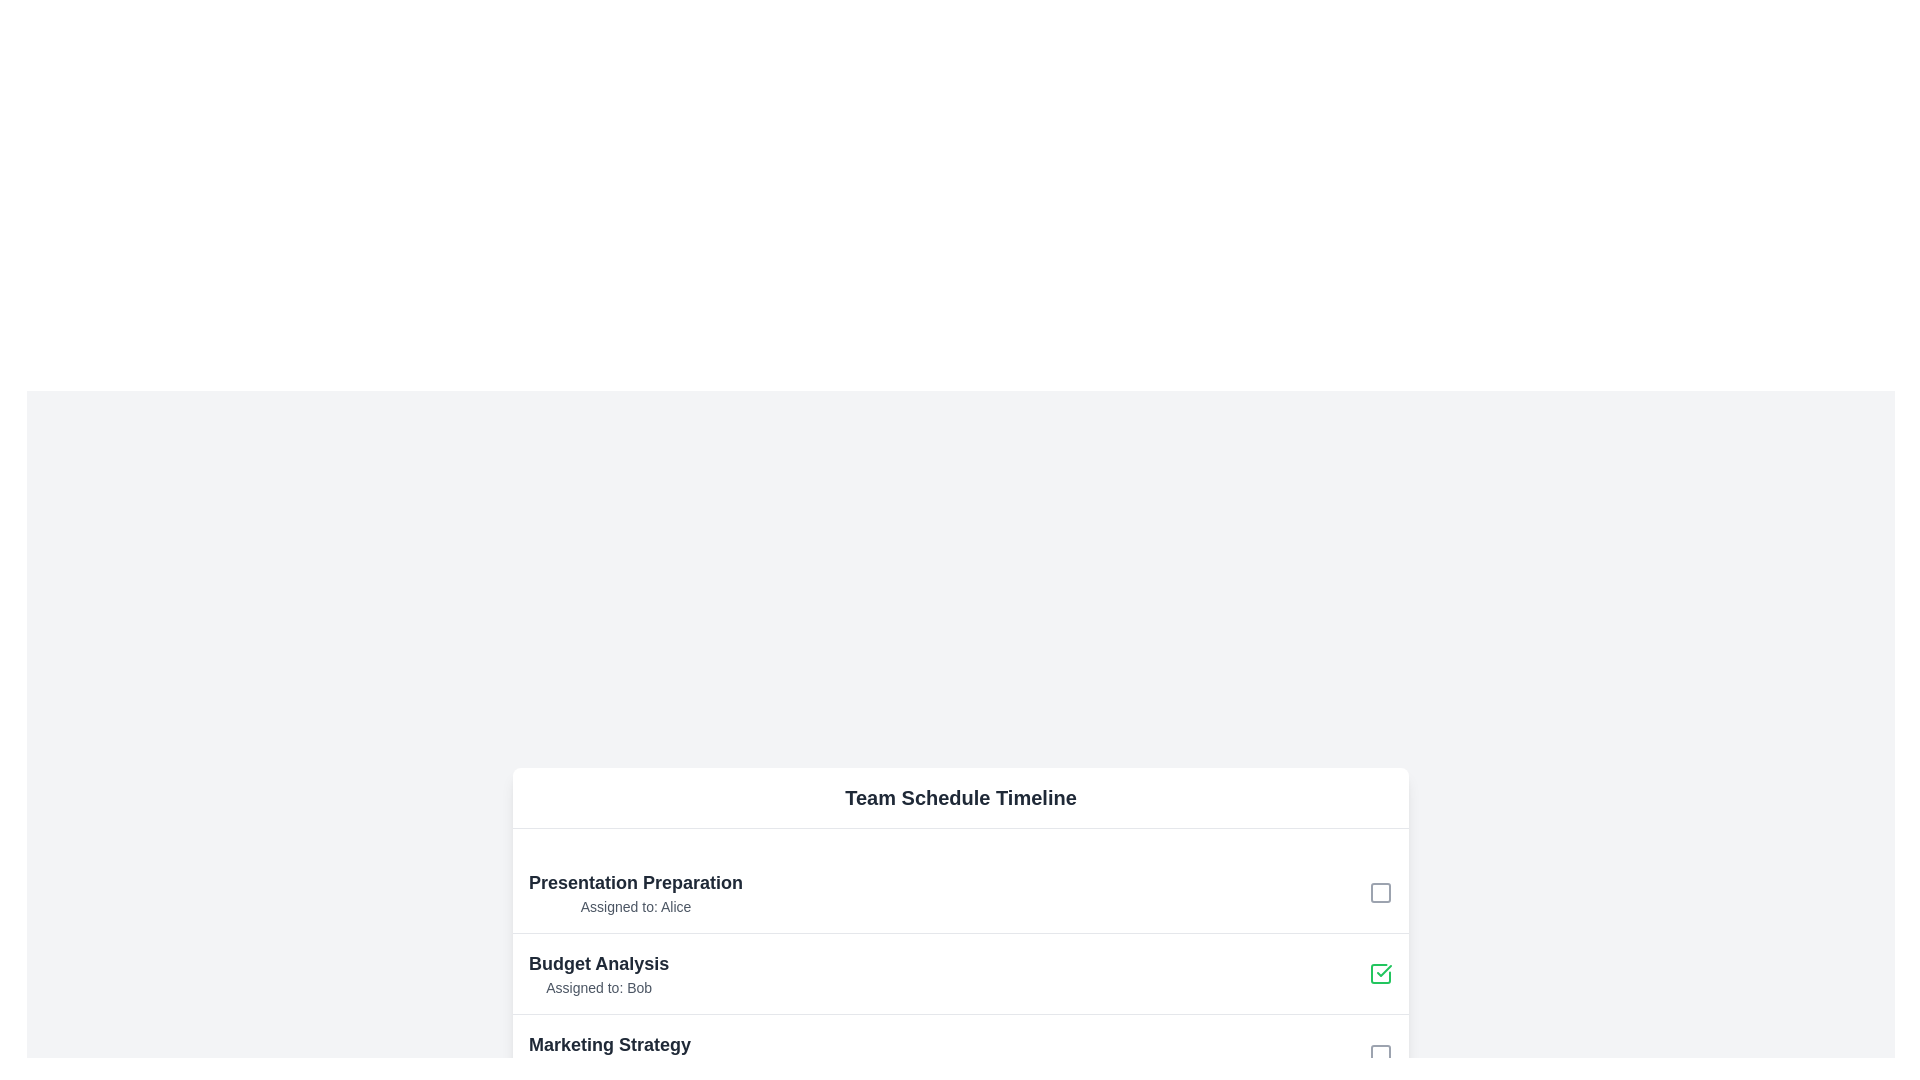  I want to click on the card area of the task Presentation Preparation, so click(634, 890).